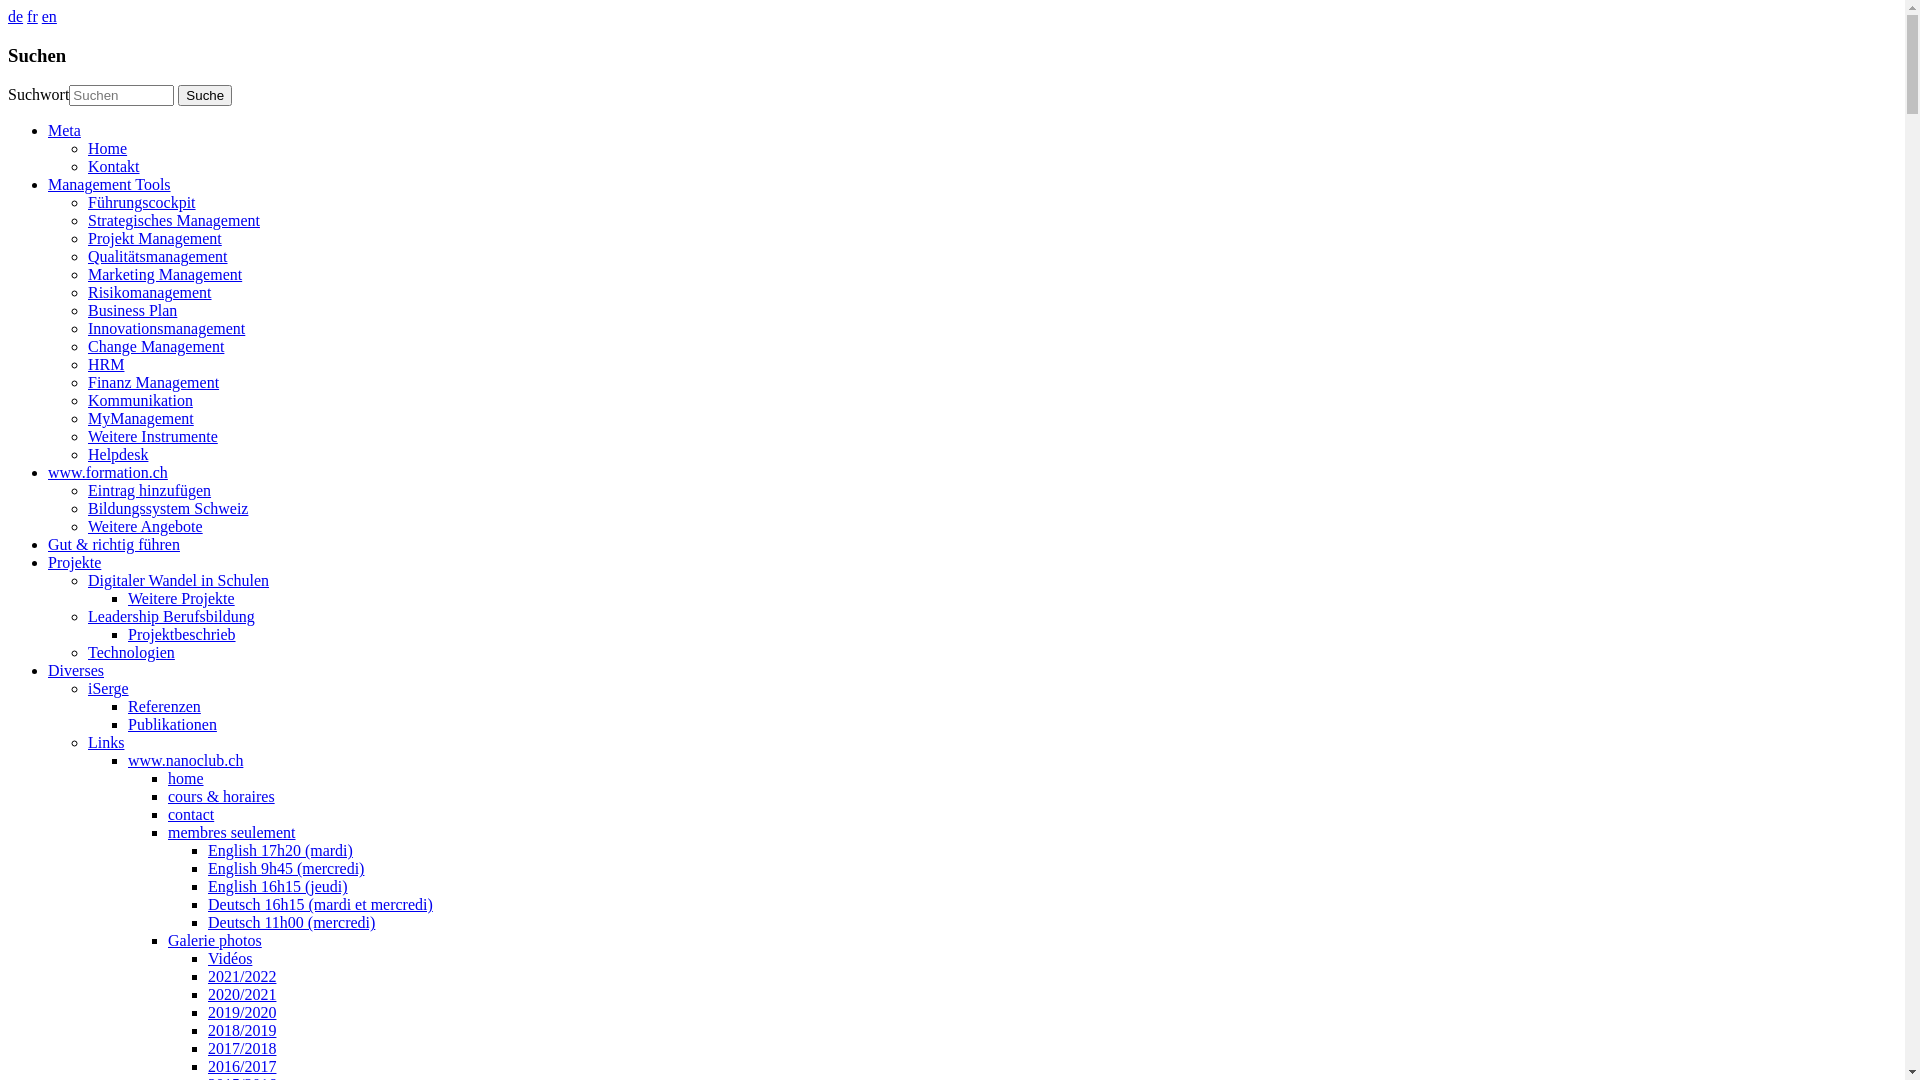 This screenshot has height=1080, width=1920. Describe the element at coordinates (240, 1065) in the screenshot. I see `'2016/2017'` at that location.